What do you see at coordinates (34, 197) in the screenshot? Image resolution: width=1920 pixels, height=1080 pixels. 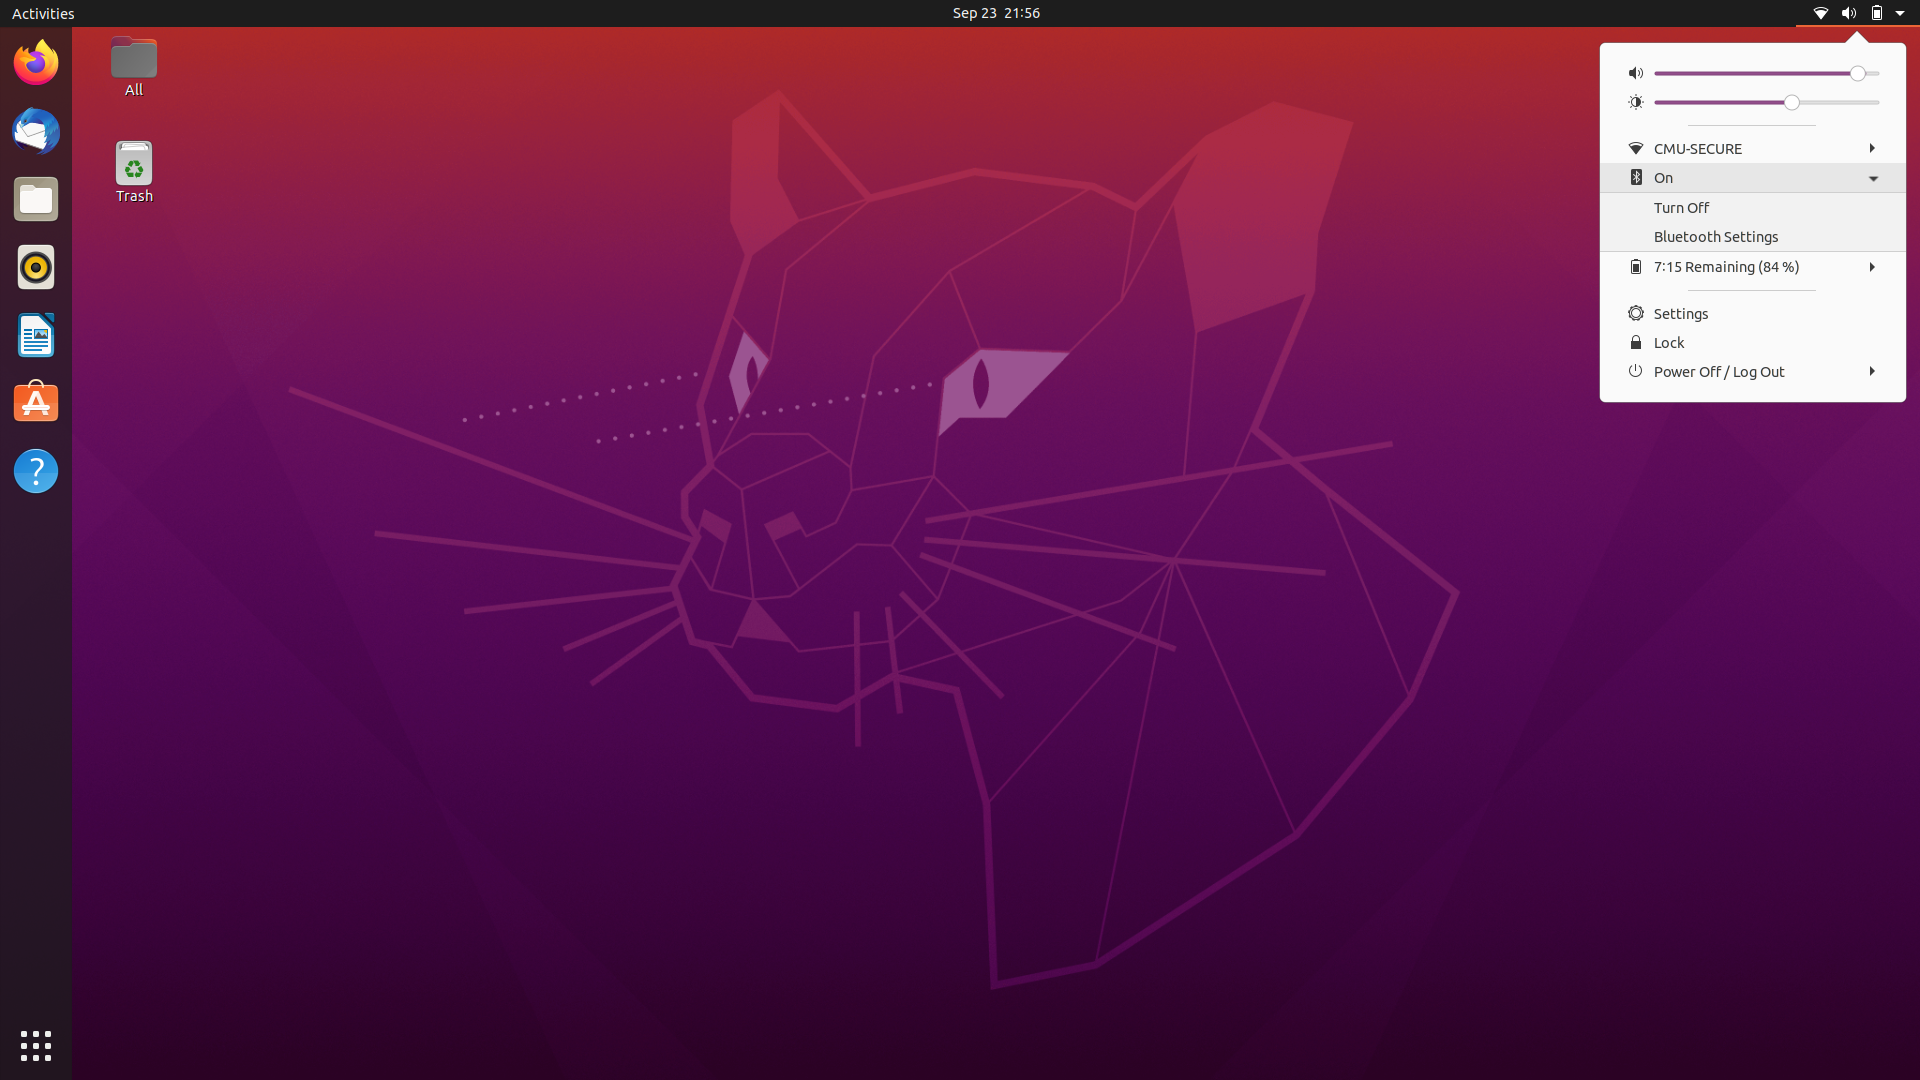 I see `the File Directory` at bounding box center [34, 197].